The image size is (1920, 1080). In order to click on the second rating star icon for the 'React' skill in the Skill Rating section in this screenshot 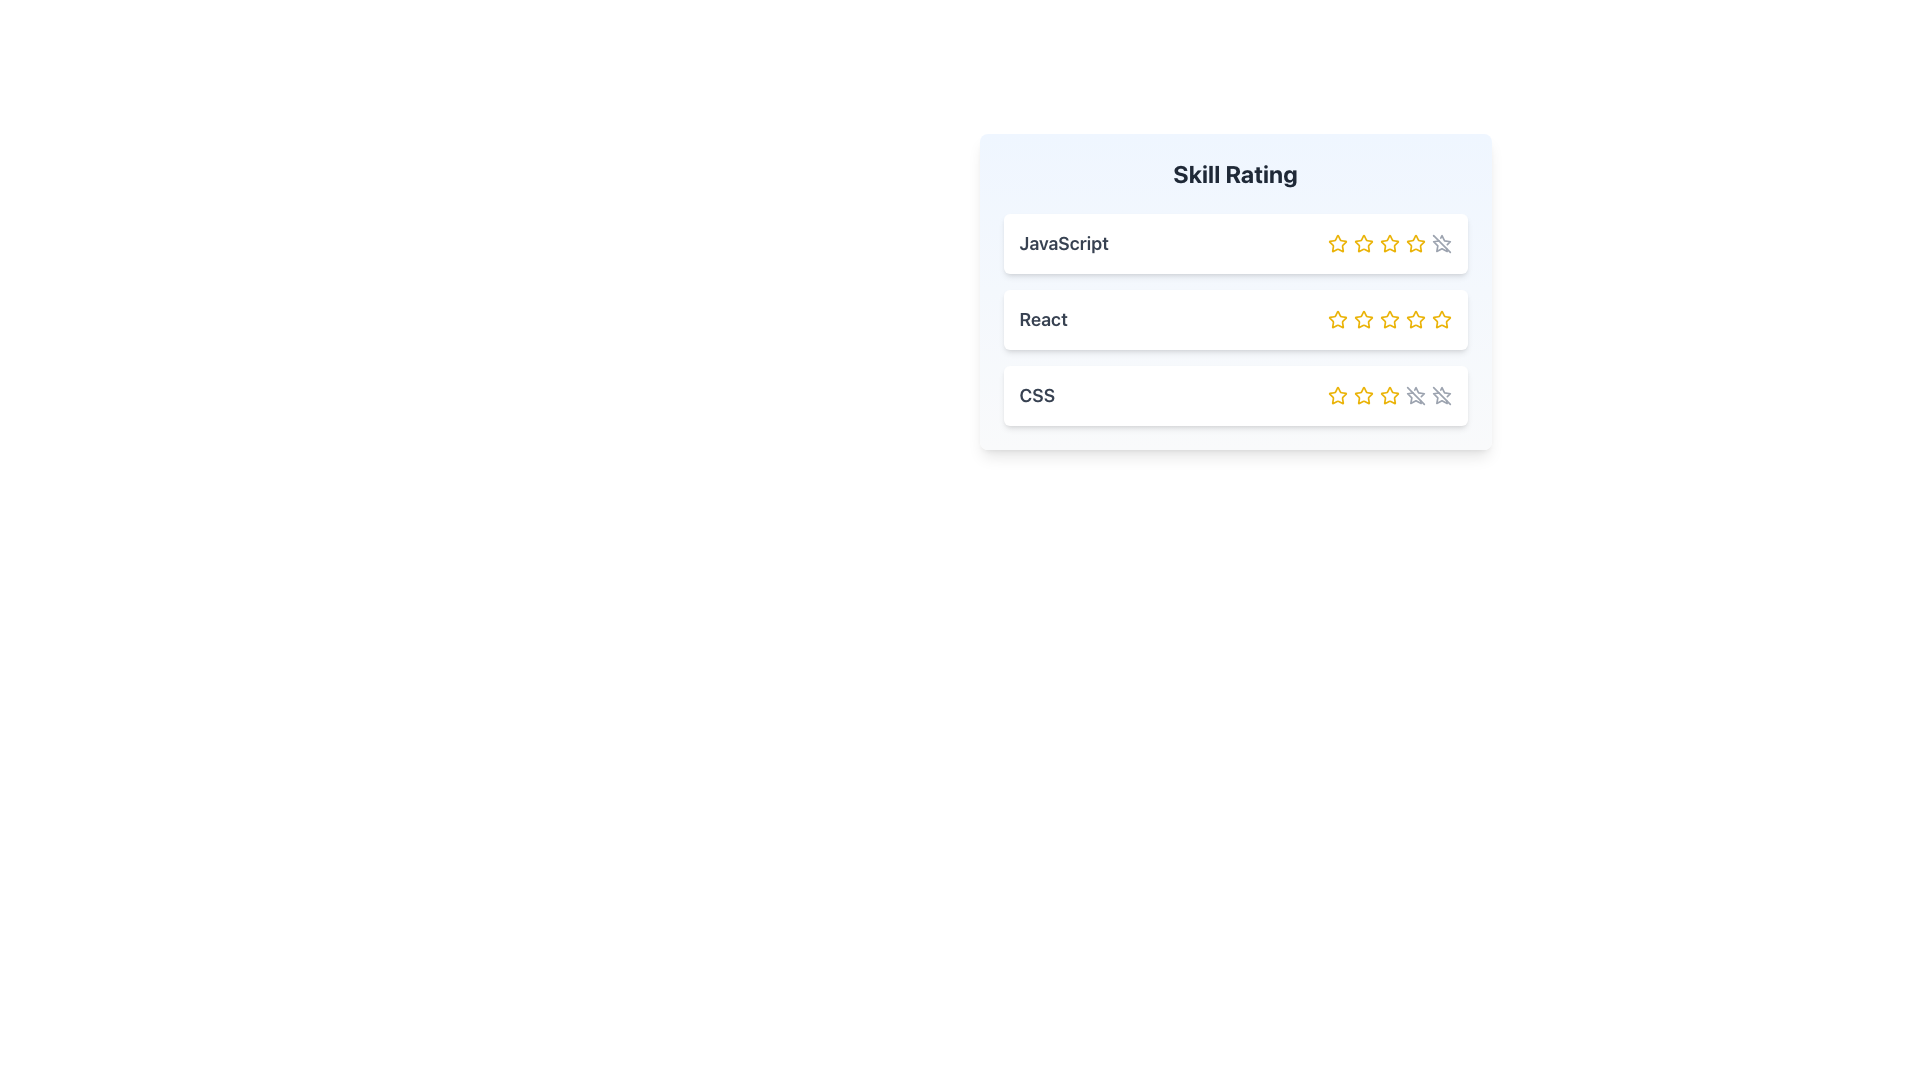, I will do `click(1362, 318)`.